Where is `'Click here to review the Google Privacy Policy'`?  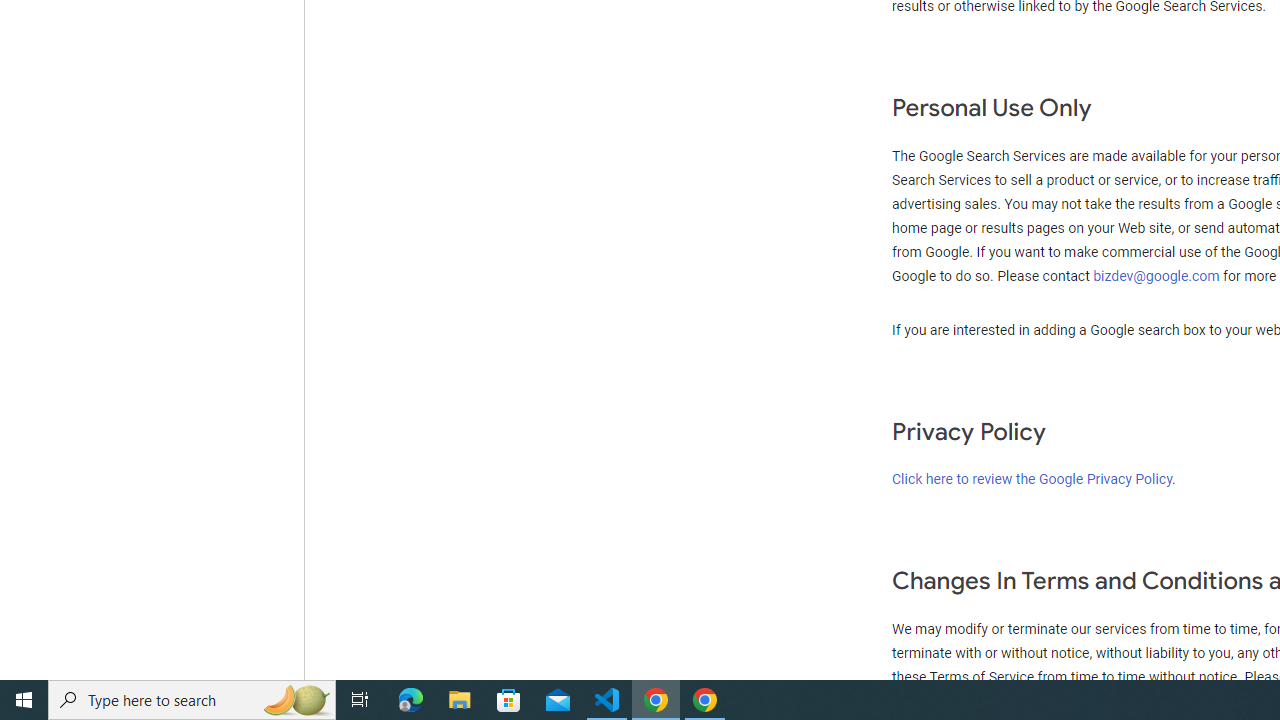
'Click here to review the Google Privacy Policy' is located at coordinates (1032, 479).